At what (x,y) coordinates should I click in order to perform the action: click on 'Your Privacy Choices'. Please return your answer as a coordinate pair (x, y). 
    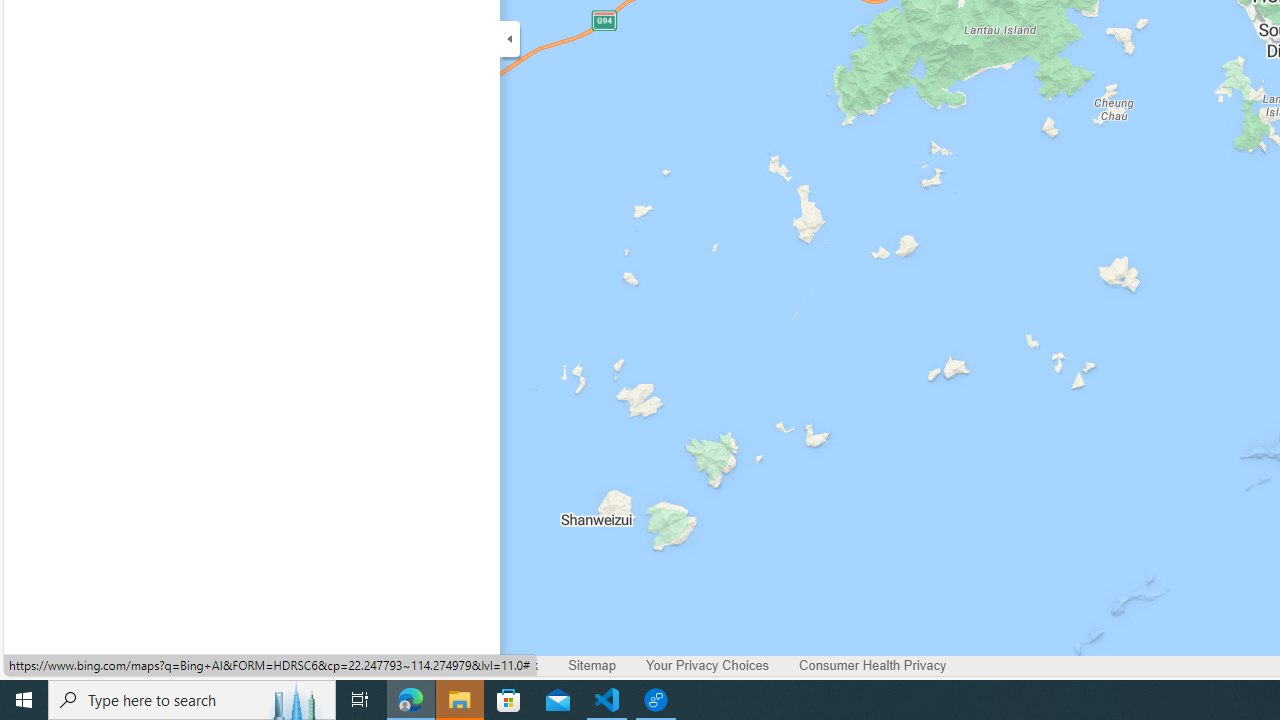
    Looking at the image, I should click on (708, 665).